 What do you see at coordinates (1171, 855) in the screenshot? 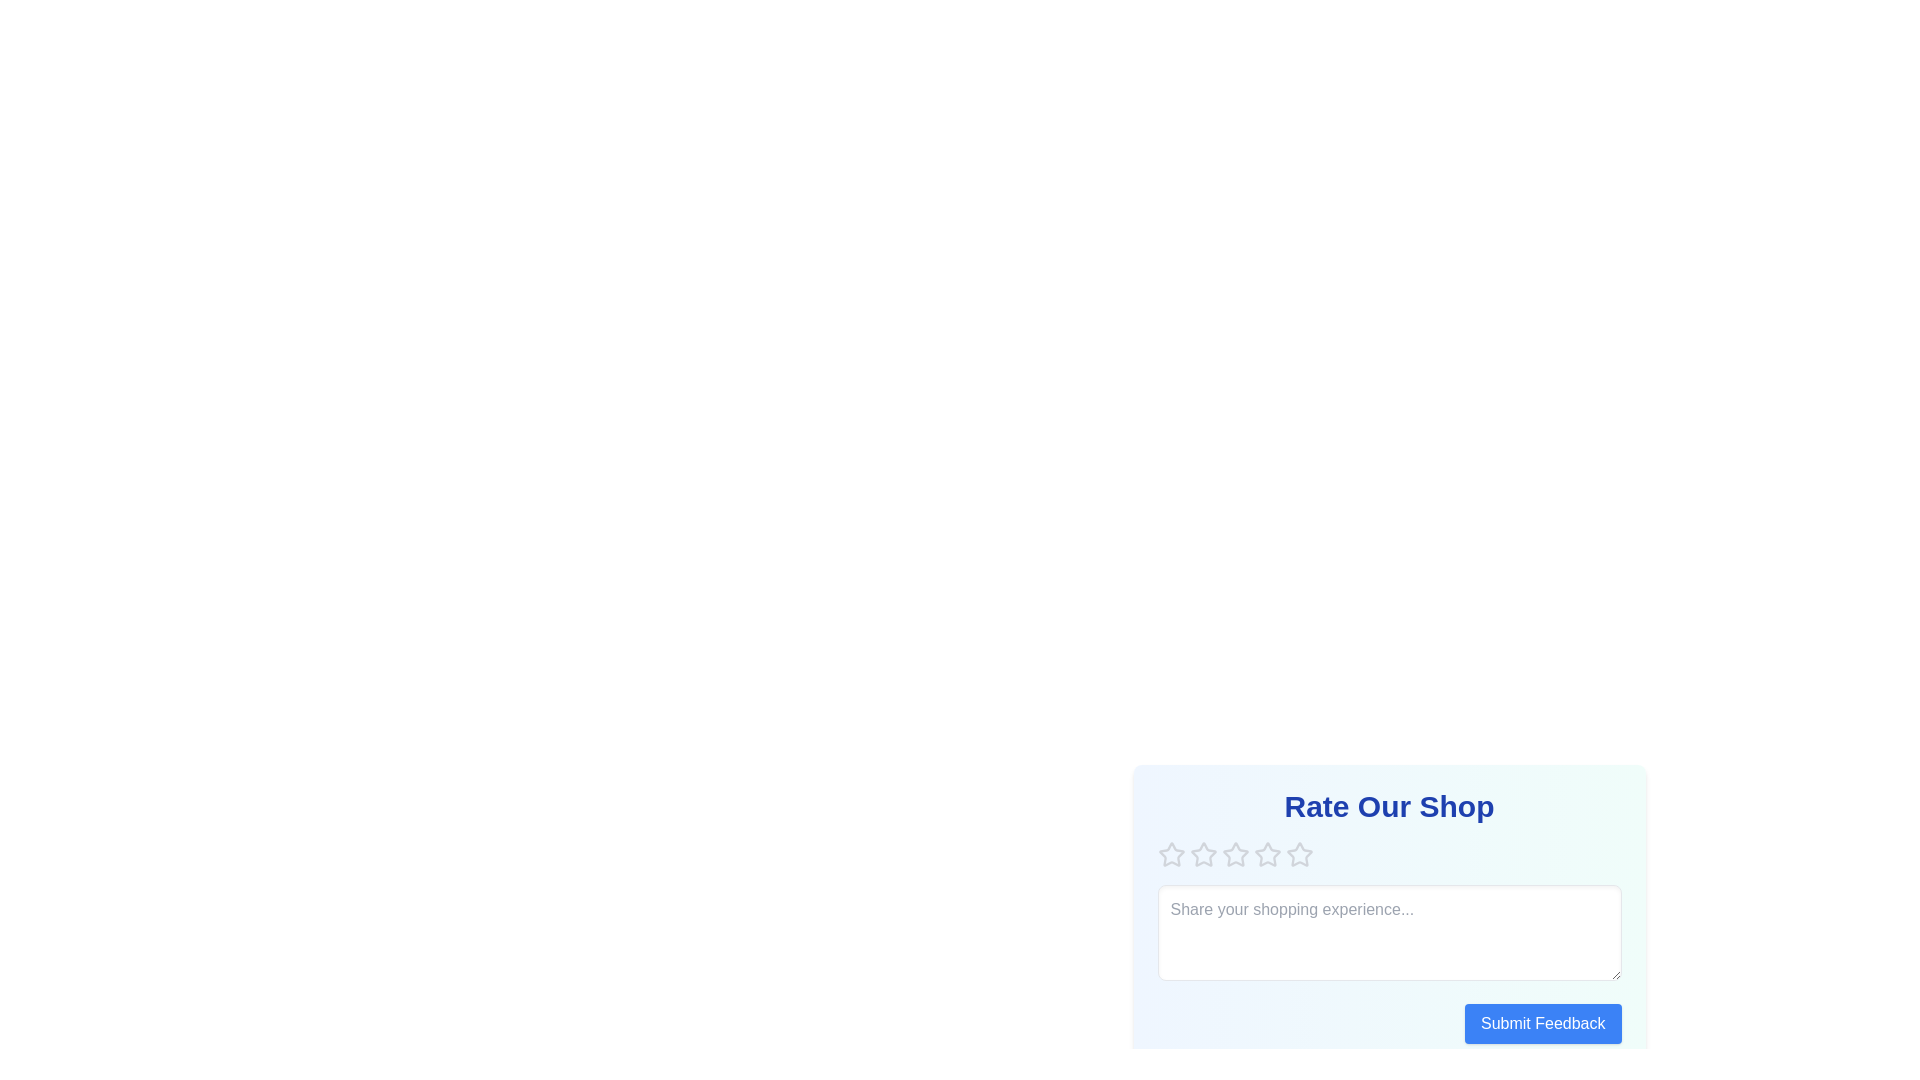
I see `the star corresponding to 1 to preview the rating` at bounding box center [1171, 855].